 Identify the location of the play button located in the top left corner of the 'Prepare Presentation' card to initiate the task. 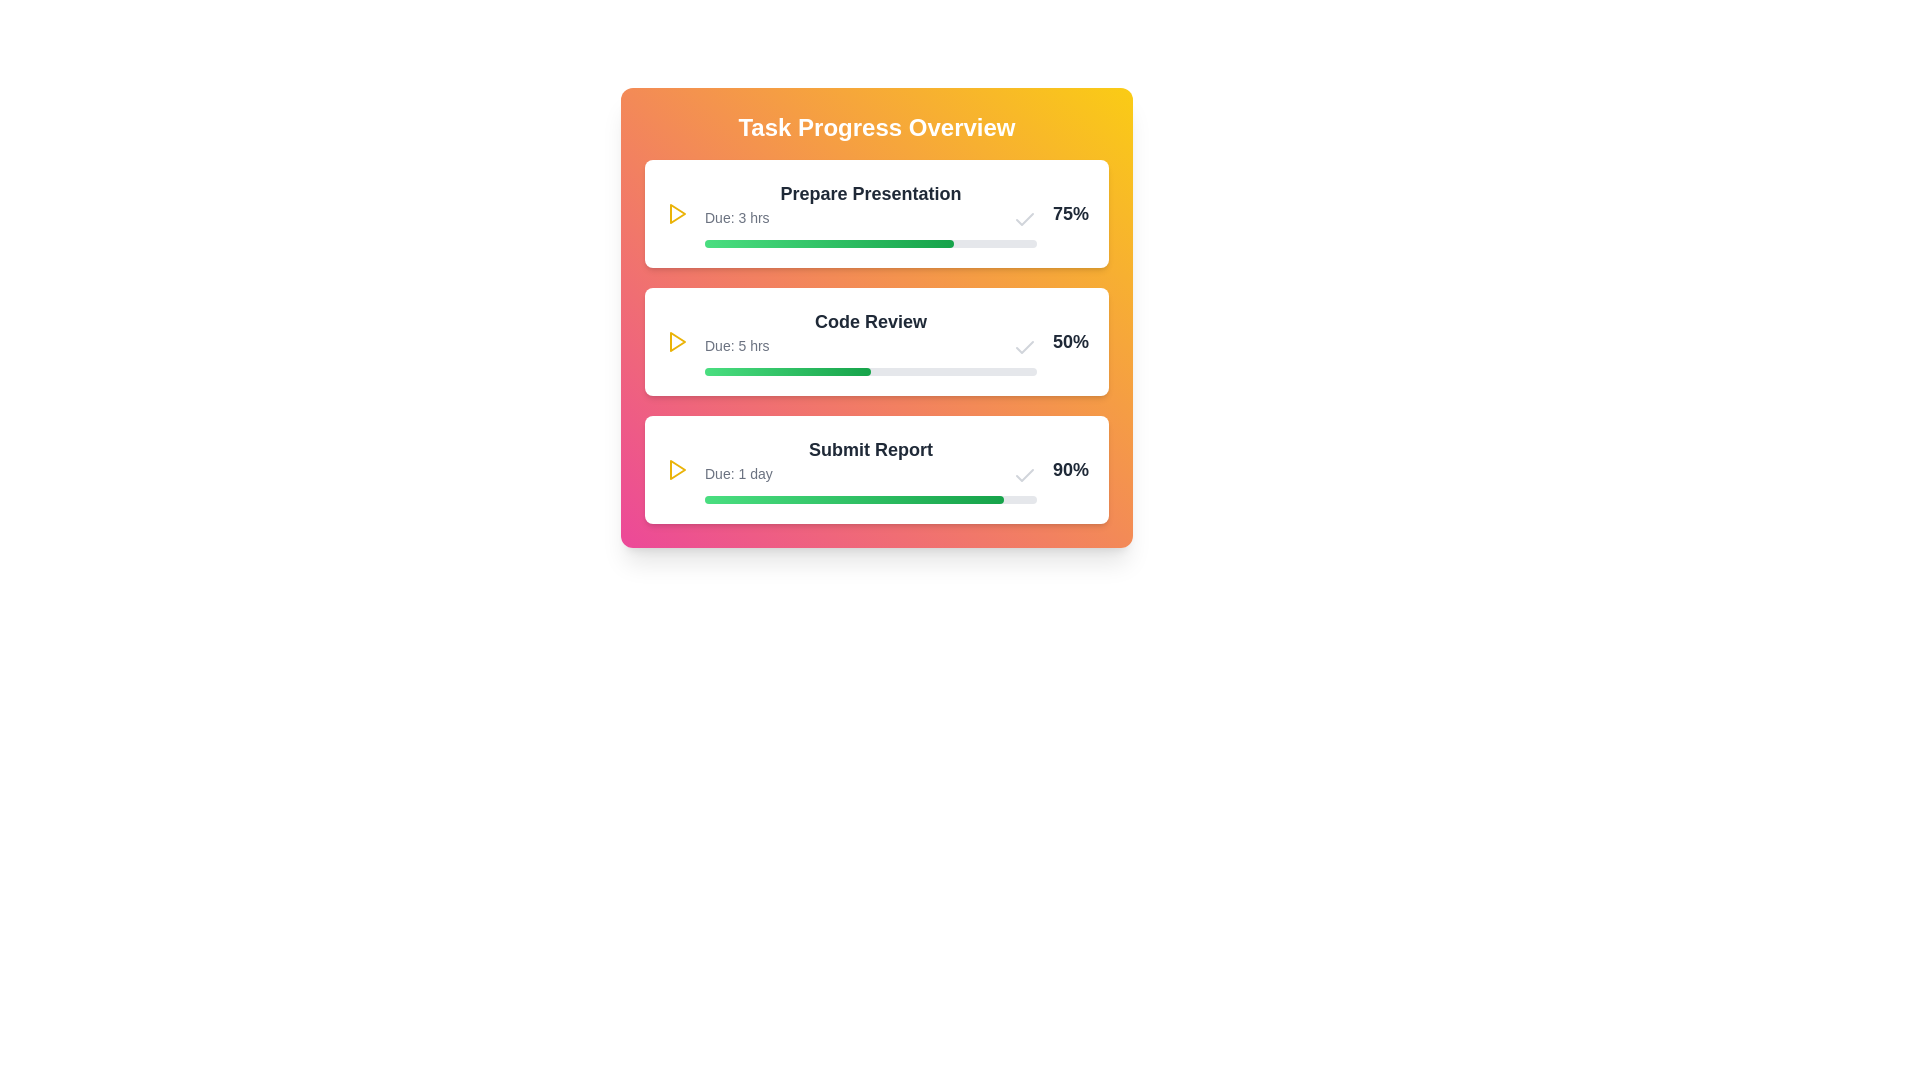
(676, 213).